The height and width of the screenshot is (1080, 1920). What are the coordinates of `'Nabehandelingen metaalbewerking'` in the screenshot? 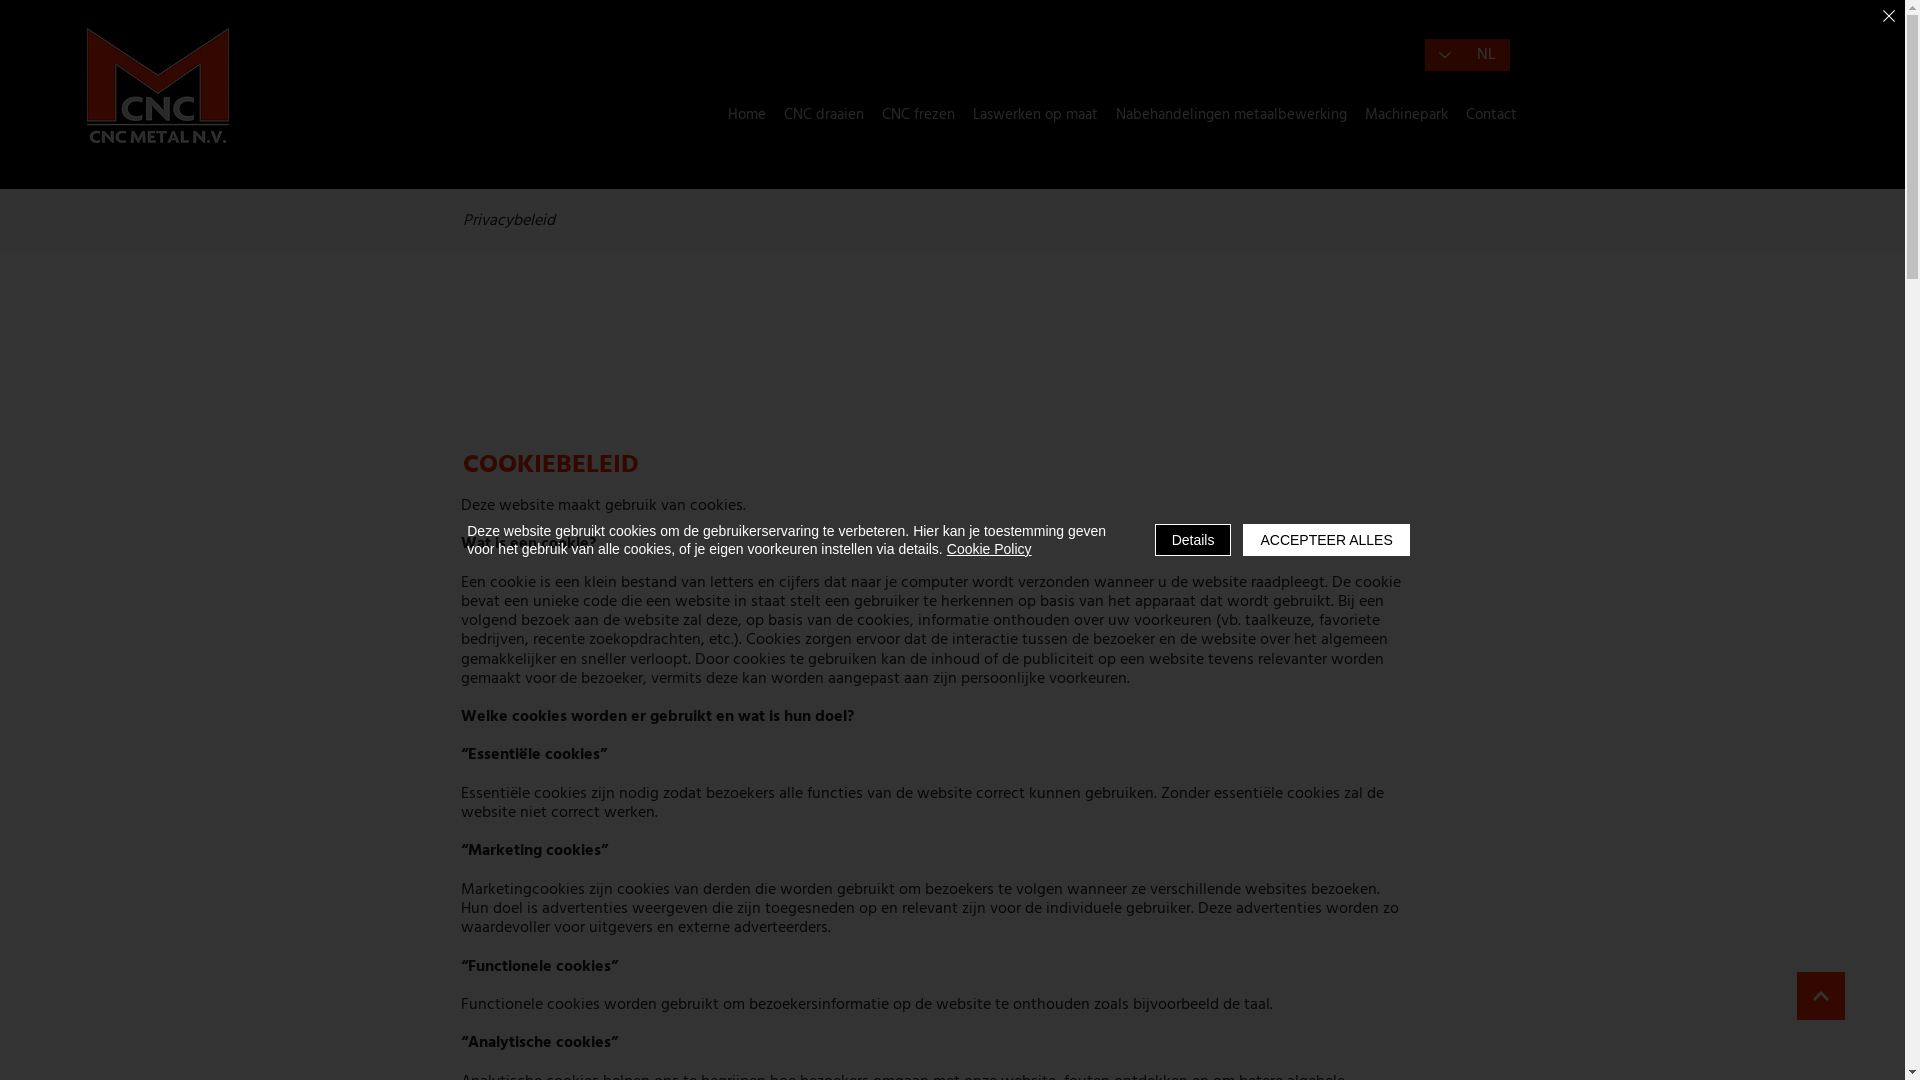 It's located at (1230, 115).